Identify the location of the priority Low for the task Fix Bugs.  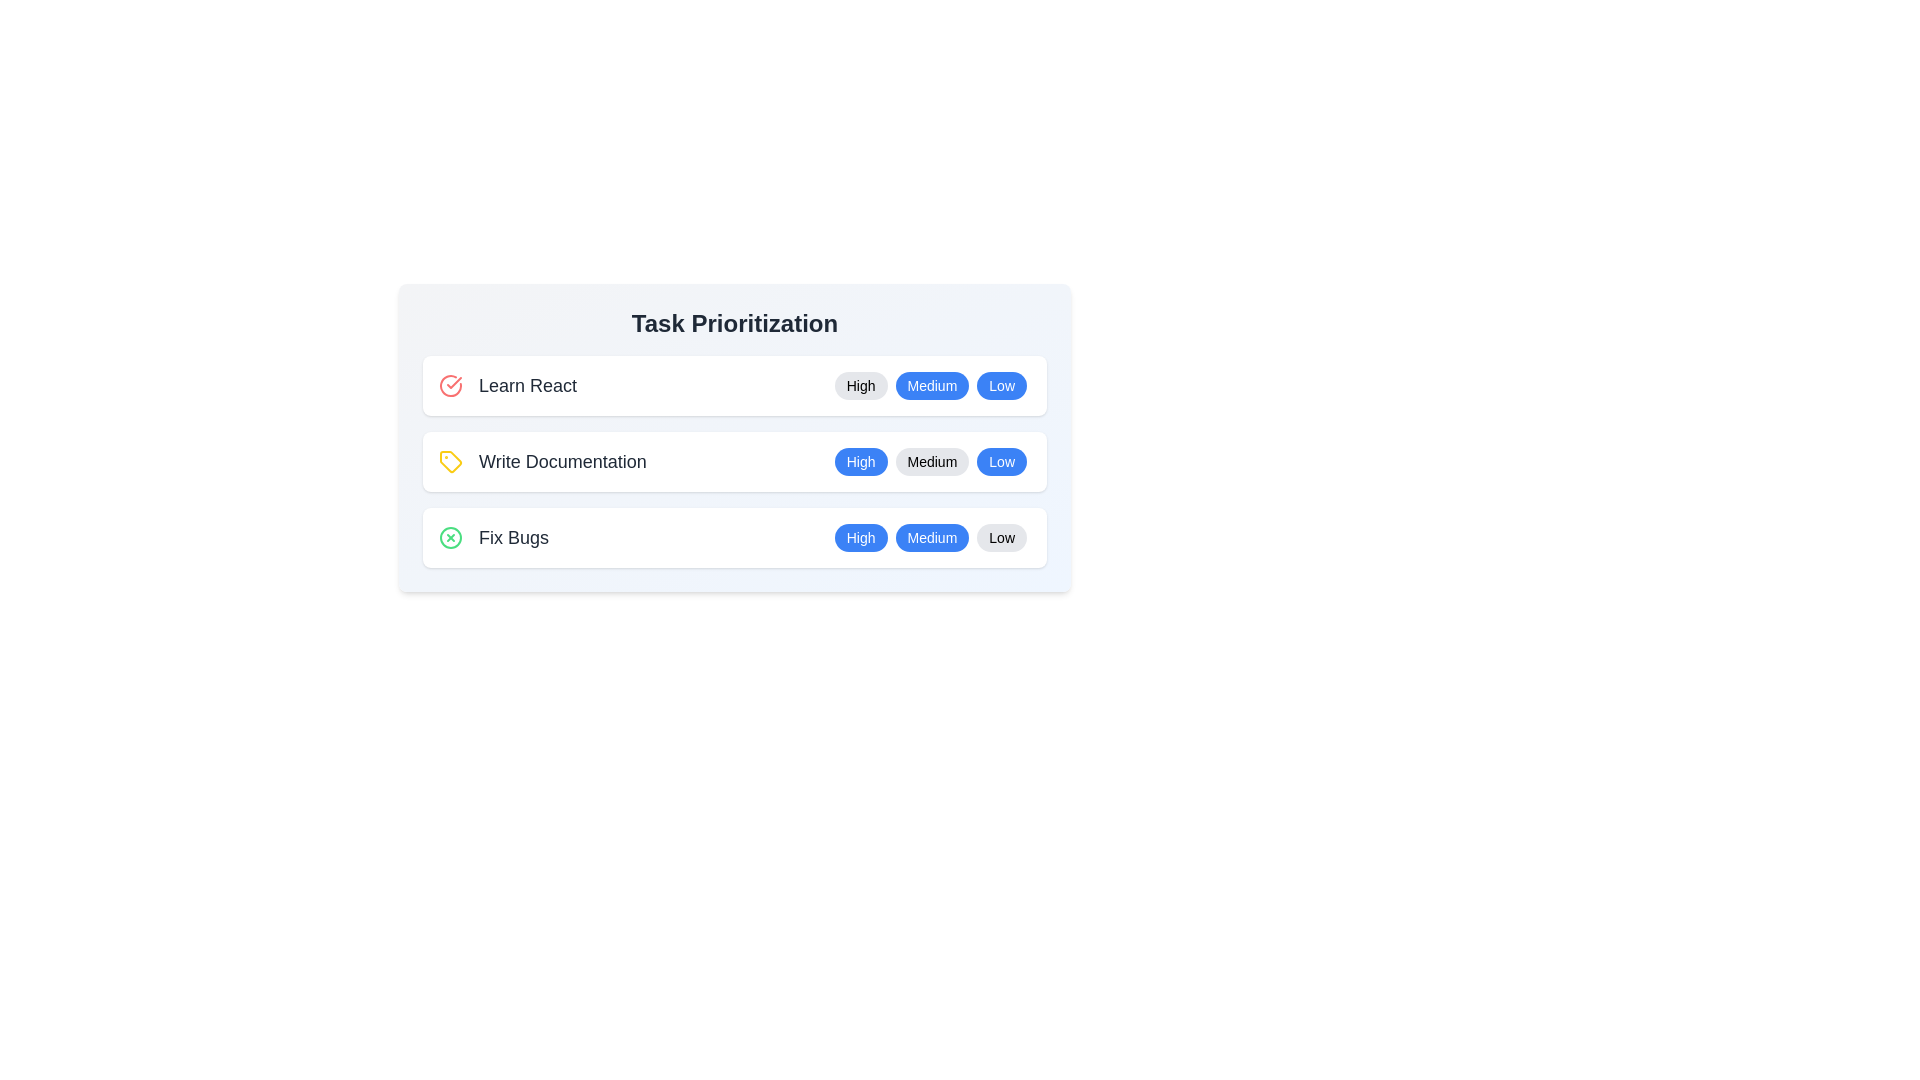
(1002, 536).